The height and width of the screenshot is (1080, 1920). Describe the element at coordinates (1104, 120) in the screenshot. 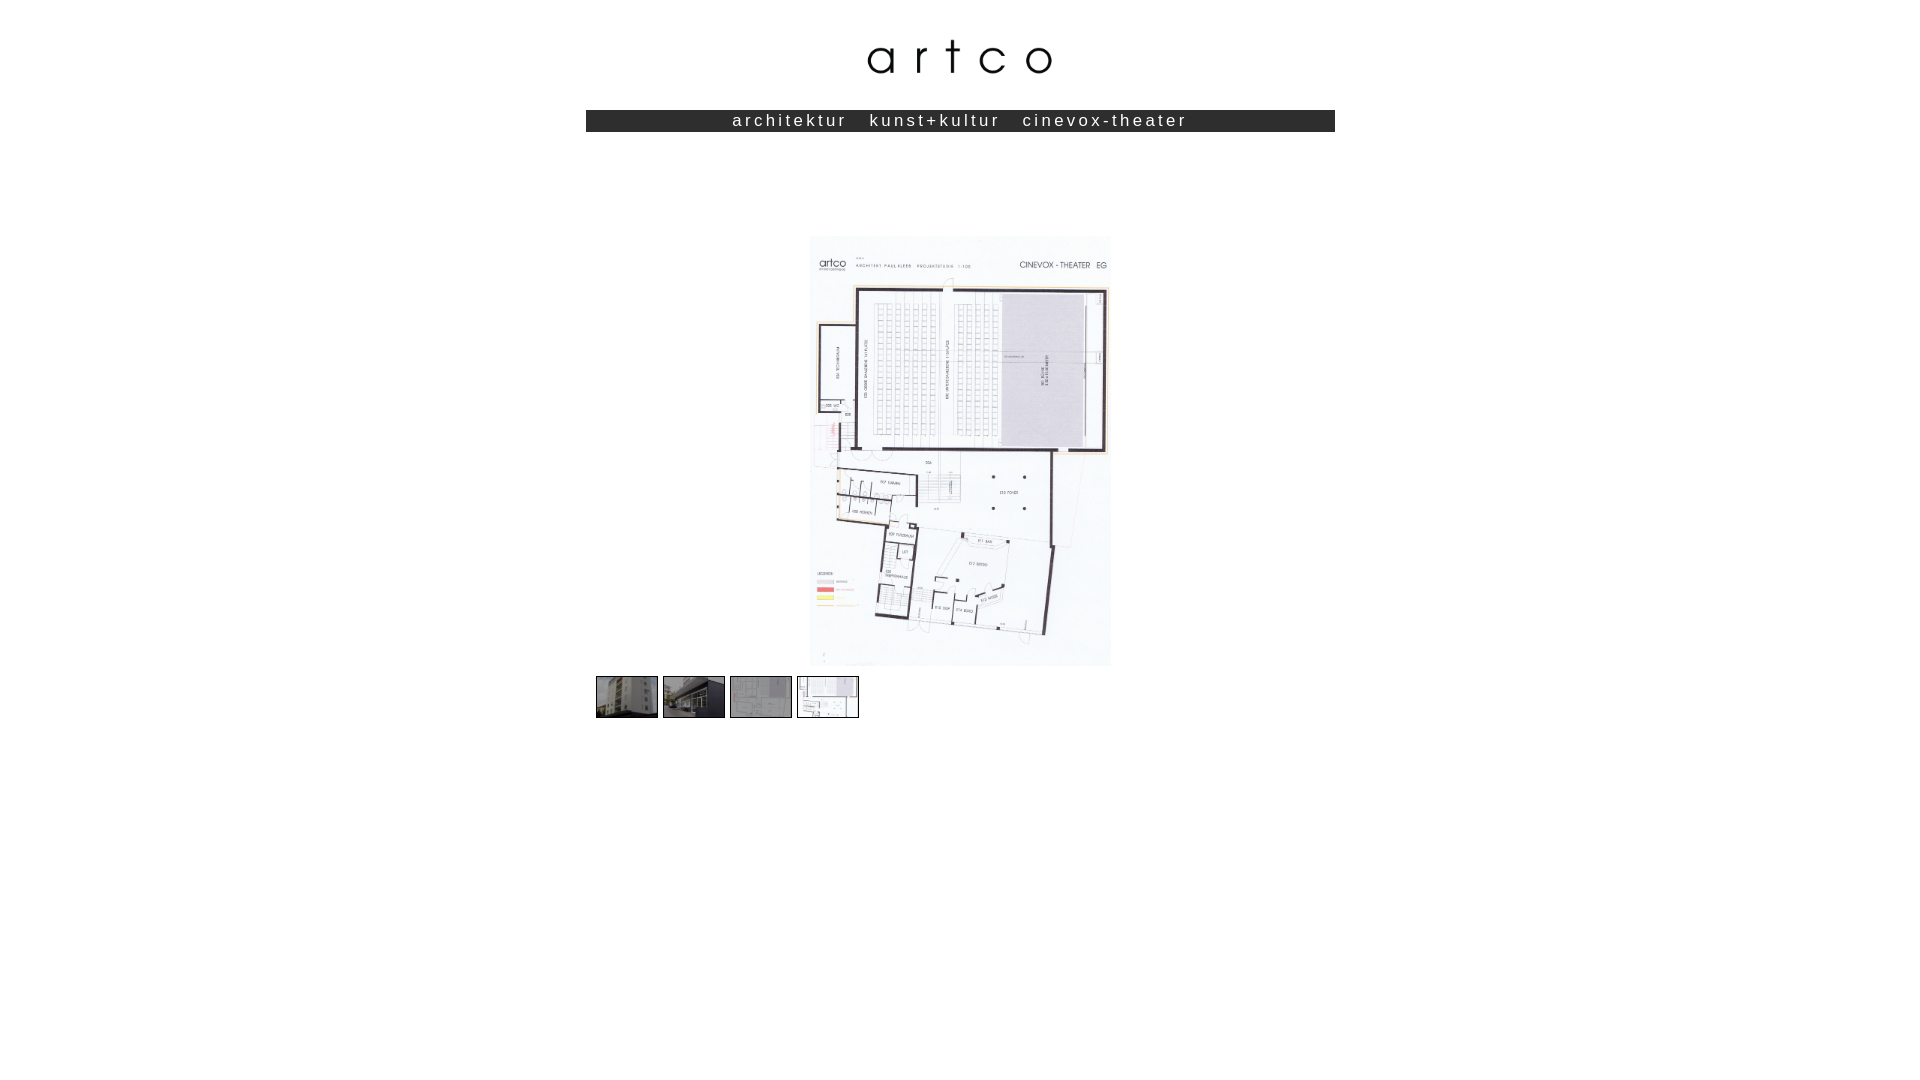

I see `'cinevox-theater'` at that location.